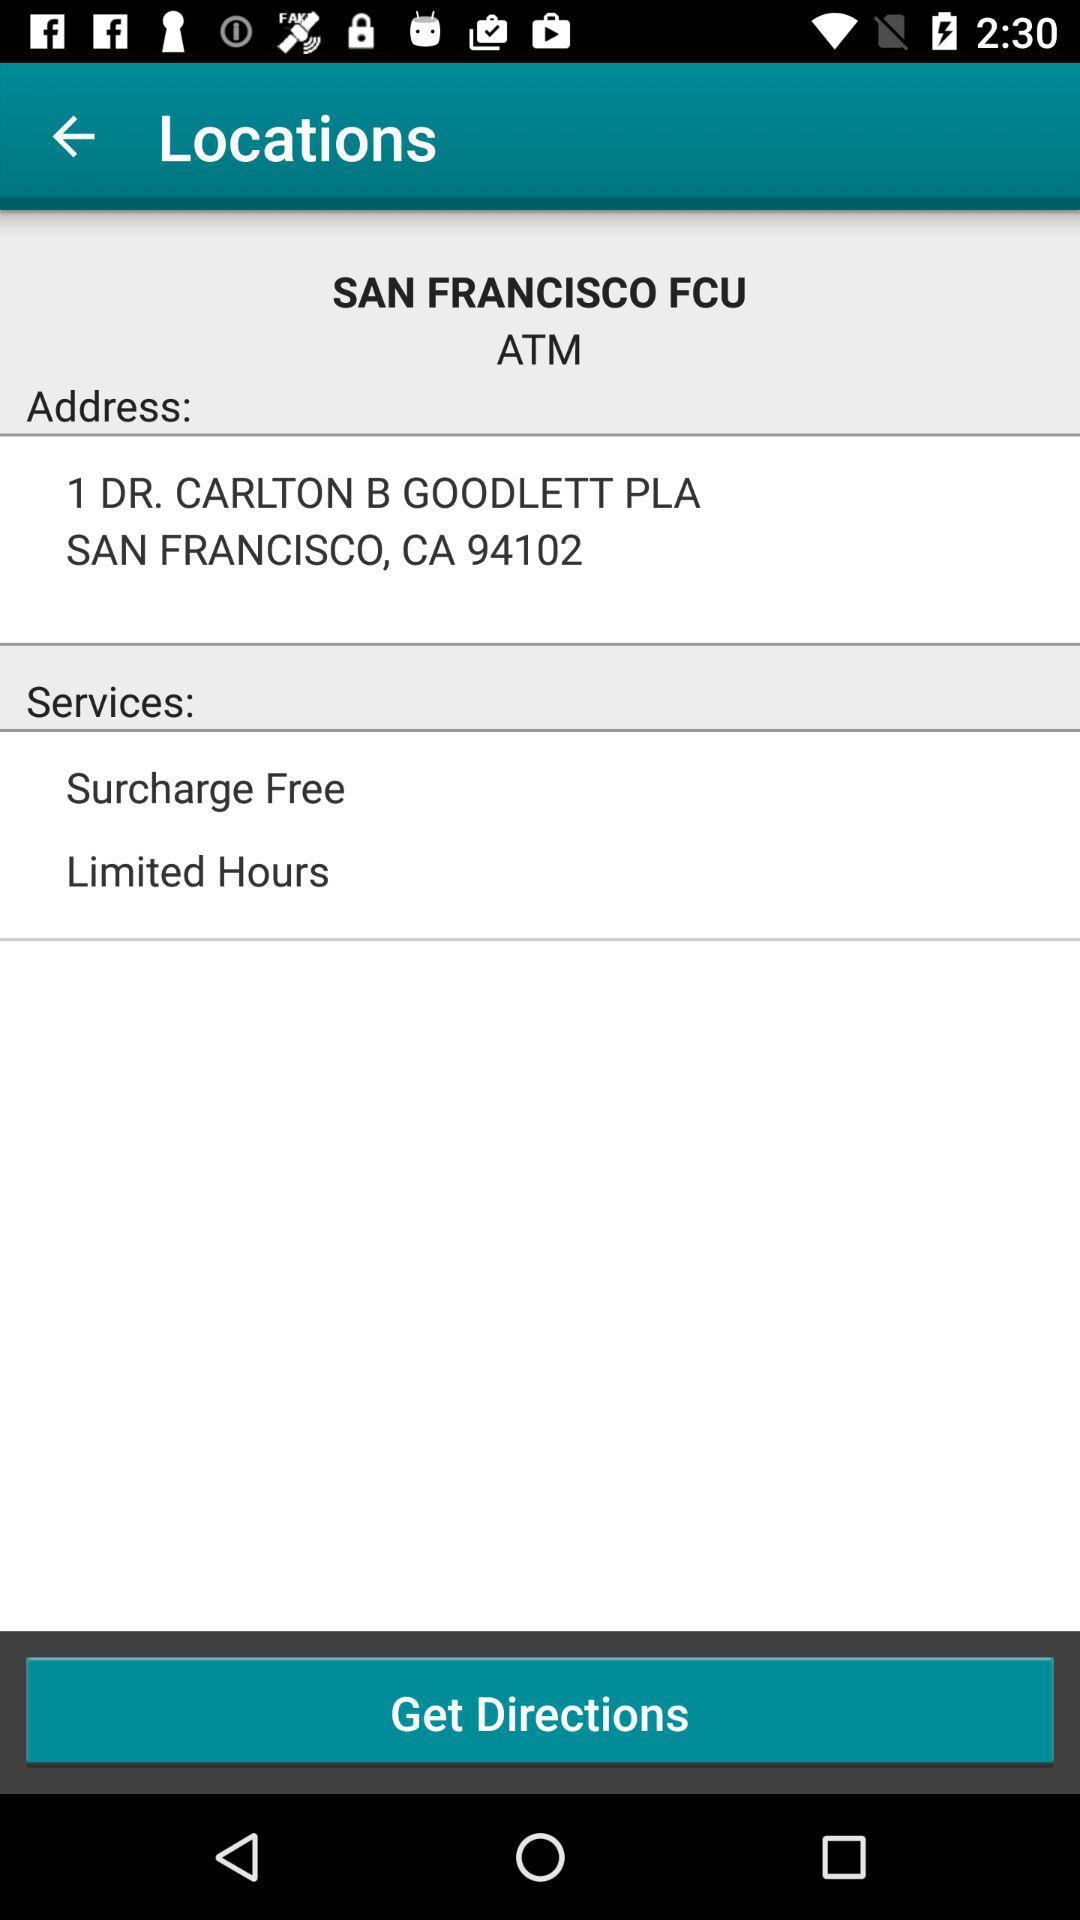 The width and height of the screenshot is (1080, 1920). Describe the element at coordinates (72, 135) in the screenshot. I see `icon to the left of locations` at that location.